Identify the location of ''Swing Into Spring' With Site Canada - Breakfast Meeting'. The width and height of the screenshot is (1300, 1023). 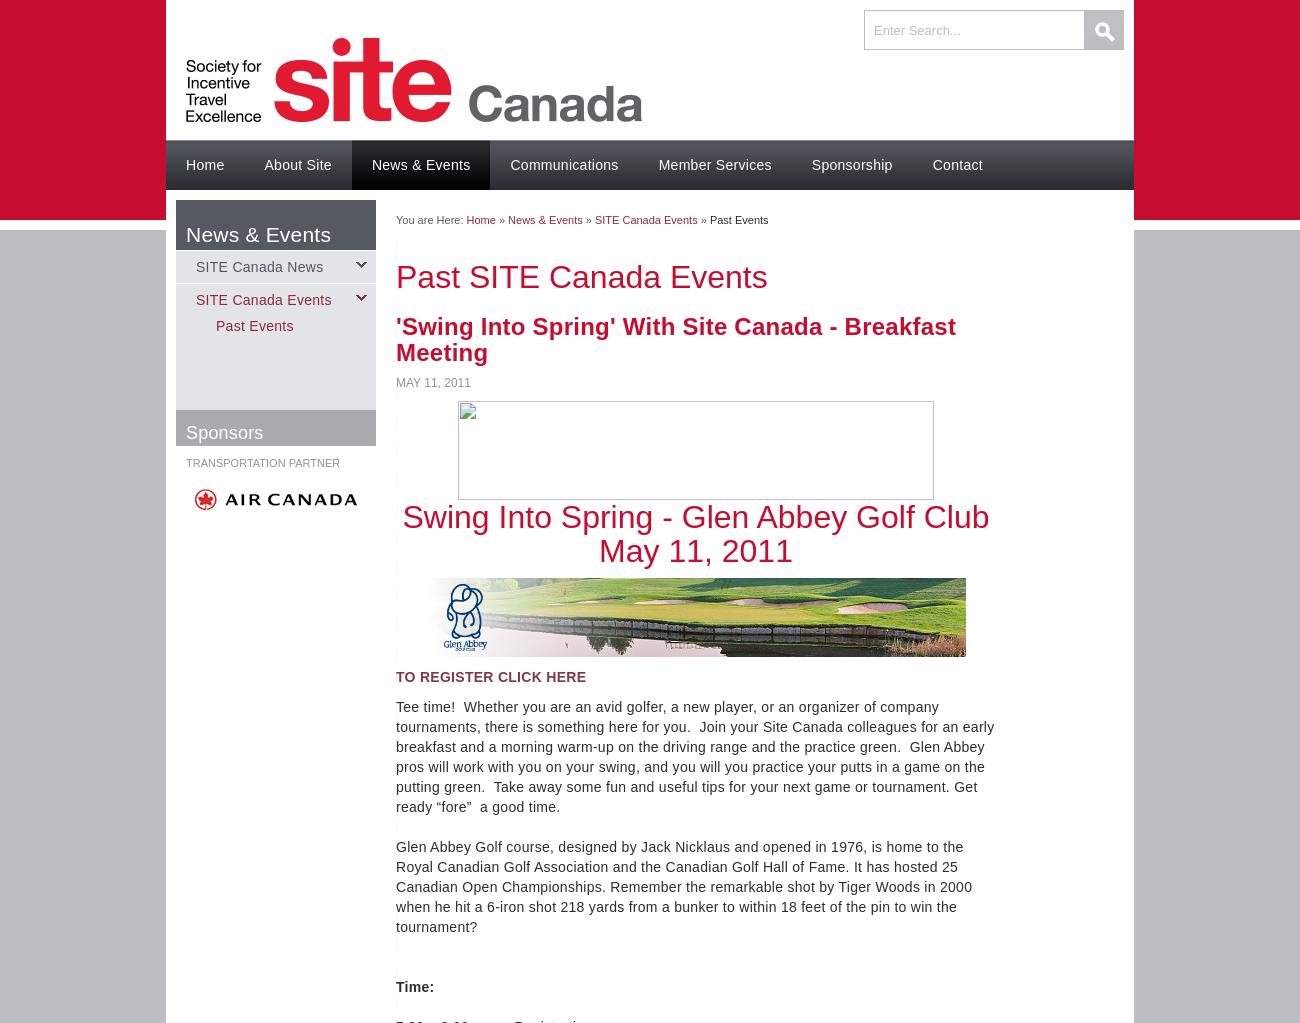
(675, 339).